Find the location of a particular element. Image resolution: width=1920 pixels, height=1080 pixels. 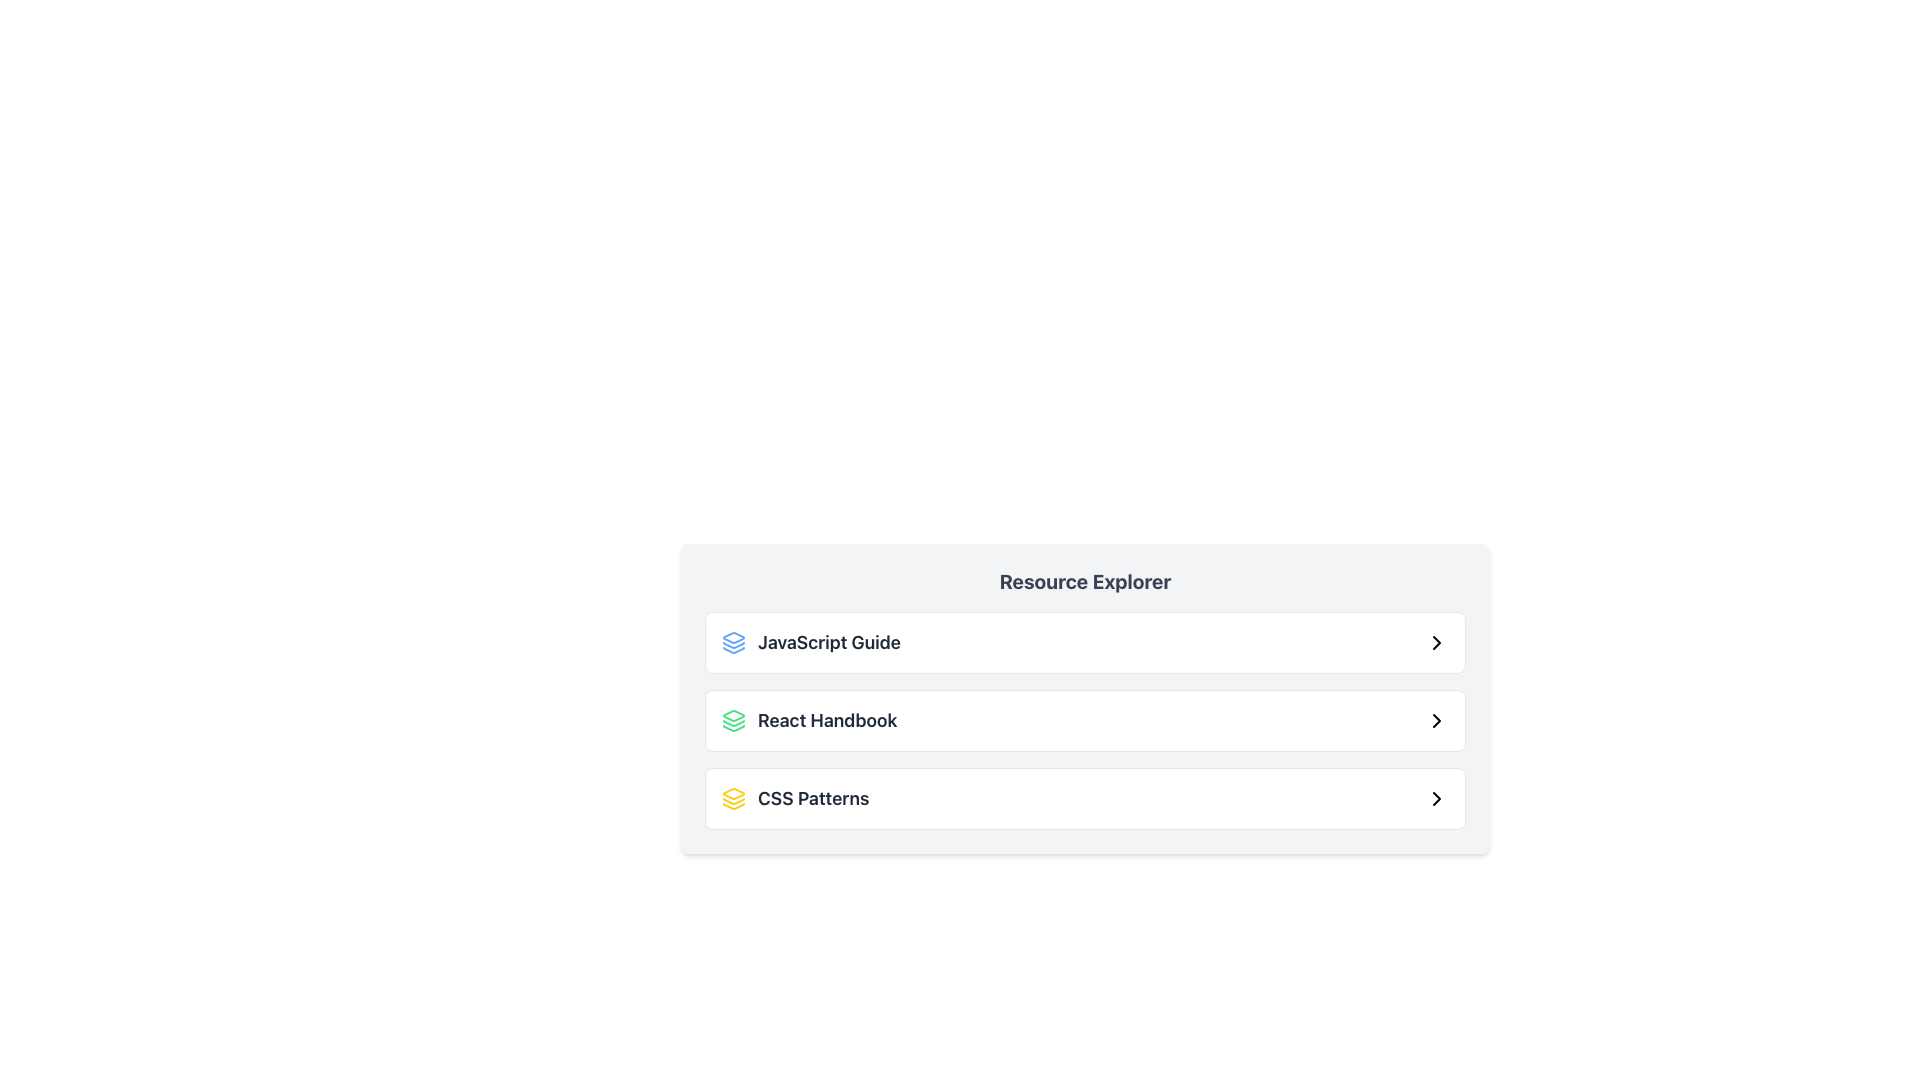

the rightwards chevron icon located at the far-right of the 'JavaScript Guide' list item in the 'Resource Explorer' section is located at coordinates (1435, 643).